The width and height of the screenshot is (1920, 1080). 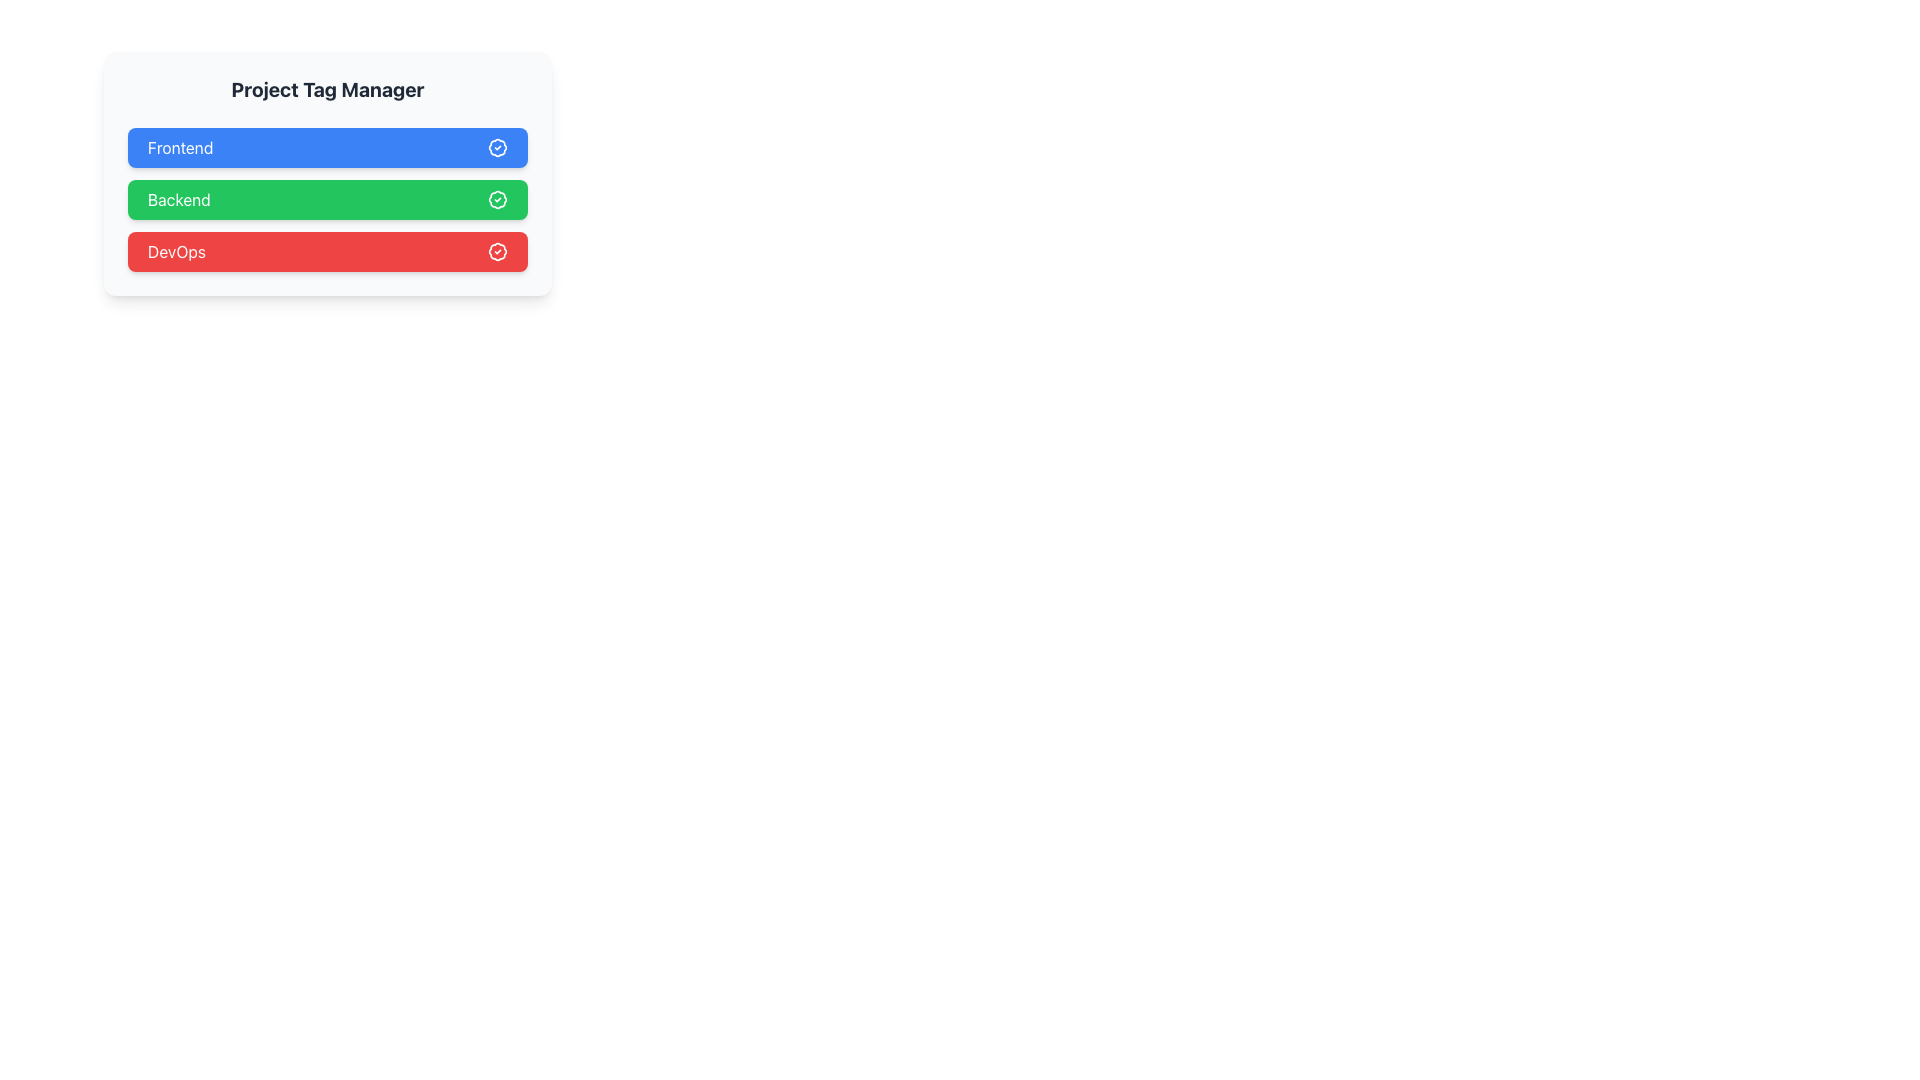 What do you see at coordinates (498, 250) in the screenshot?
I see `the status icon indicating the approval of the 'DevOps' category located at the far right of its row` at bounding box center [498, 250].